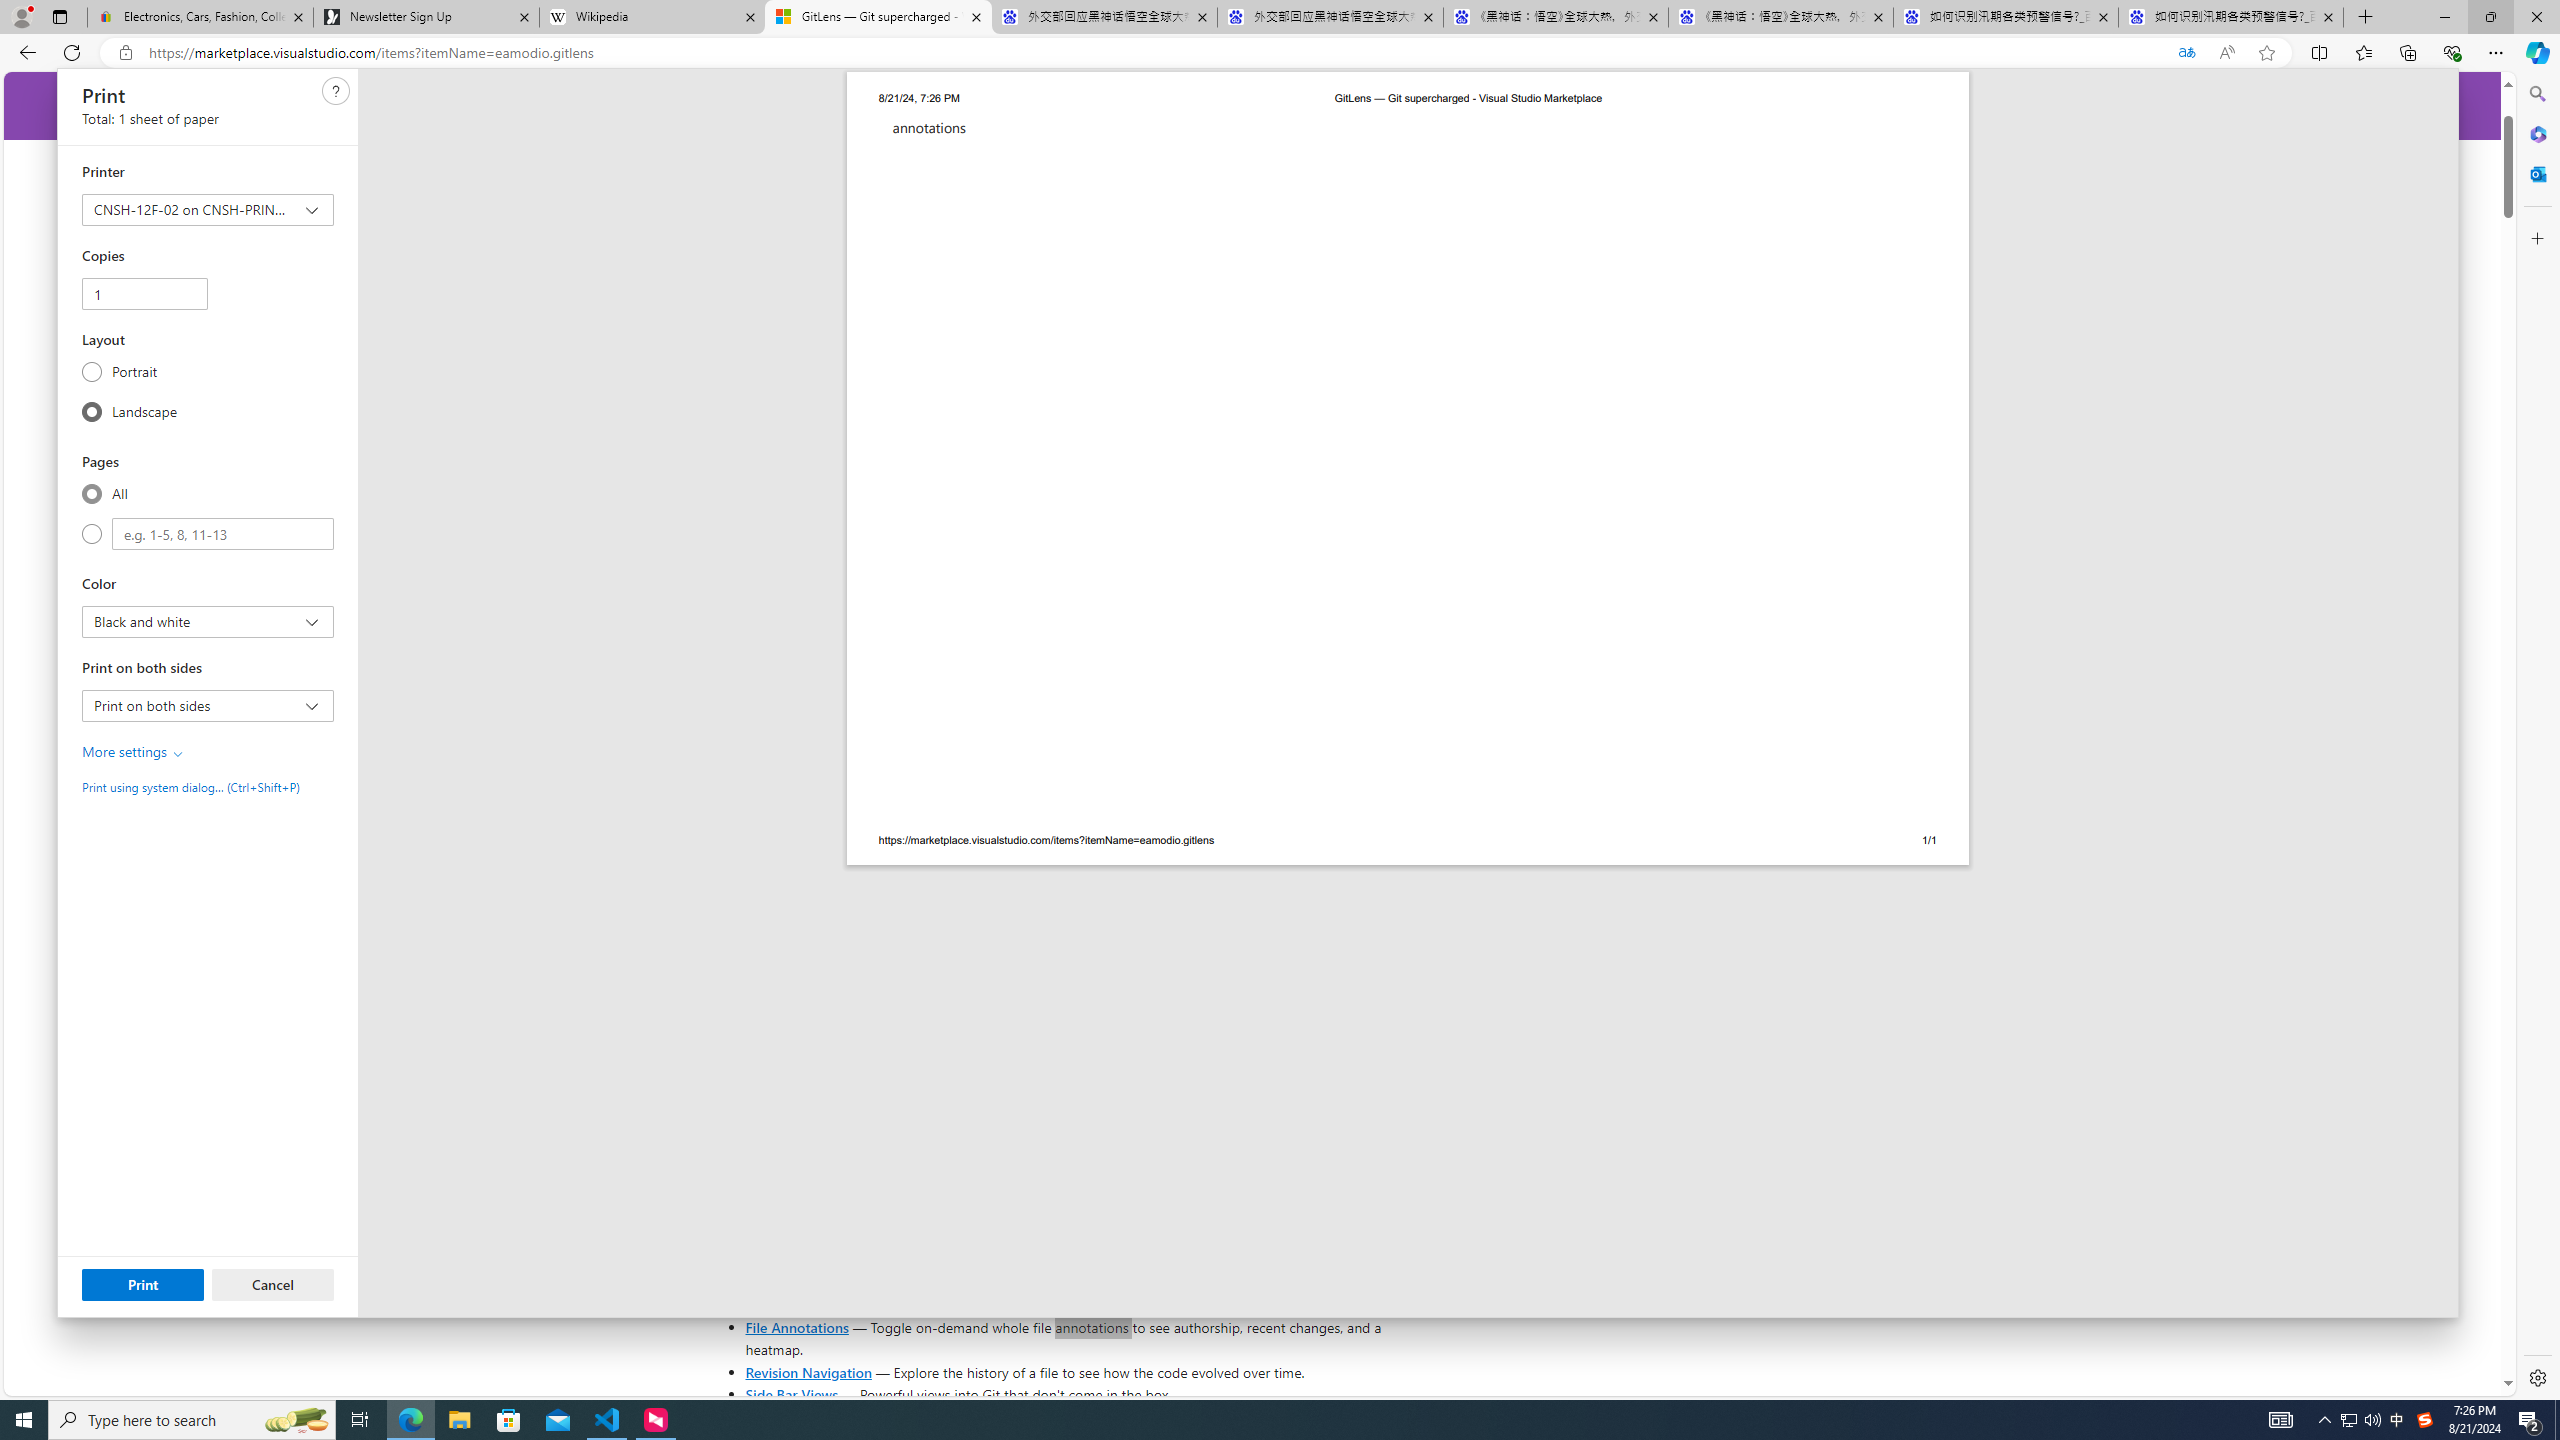  I want to click on 'Class: c0129', so click(334, 91).